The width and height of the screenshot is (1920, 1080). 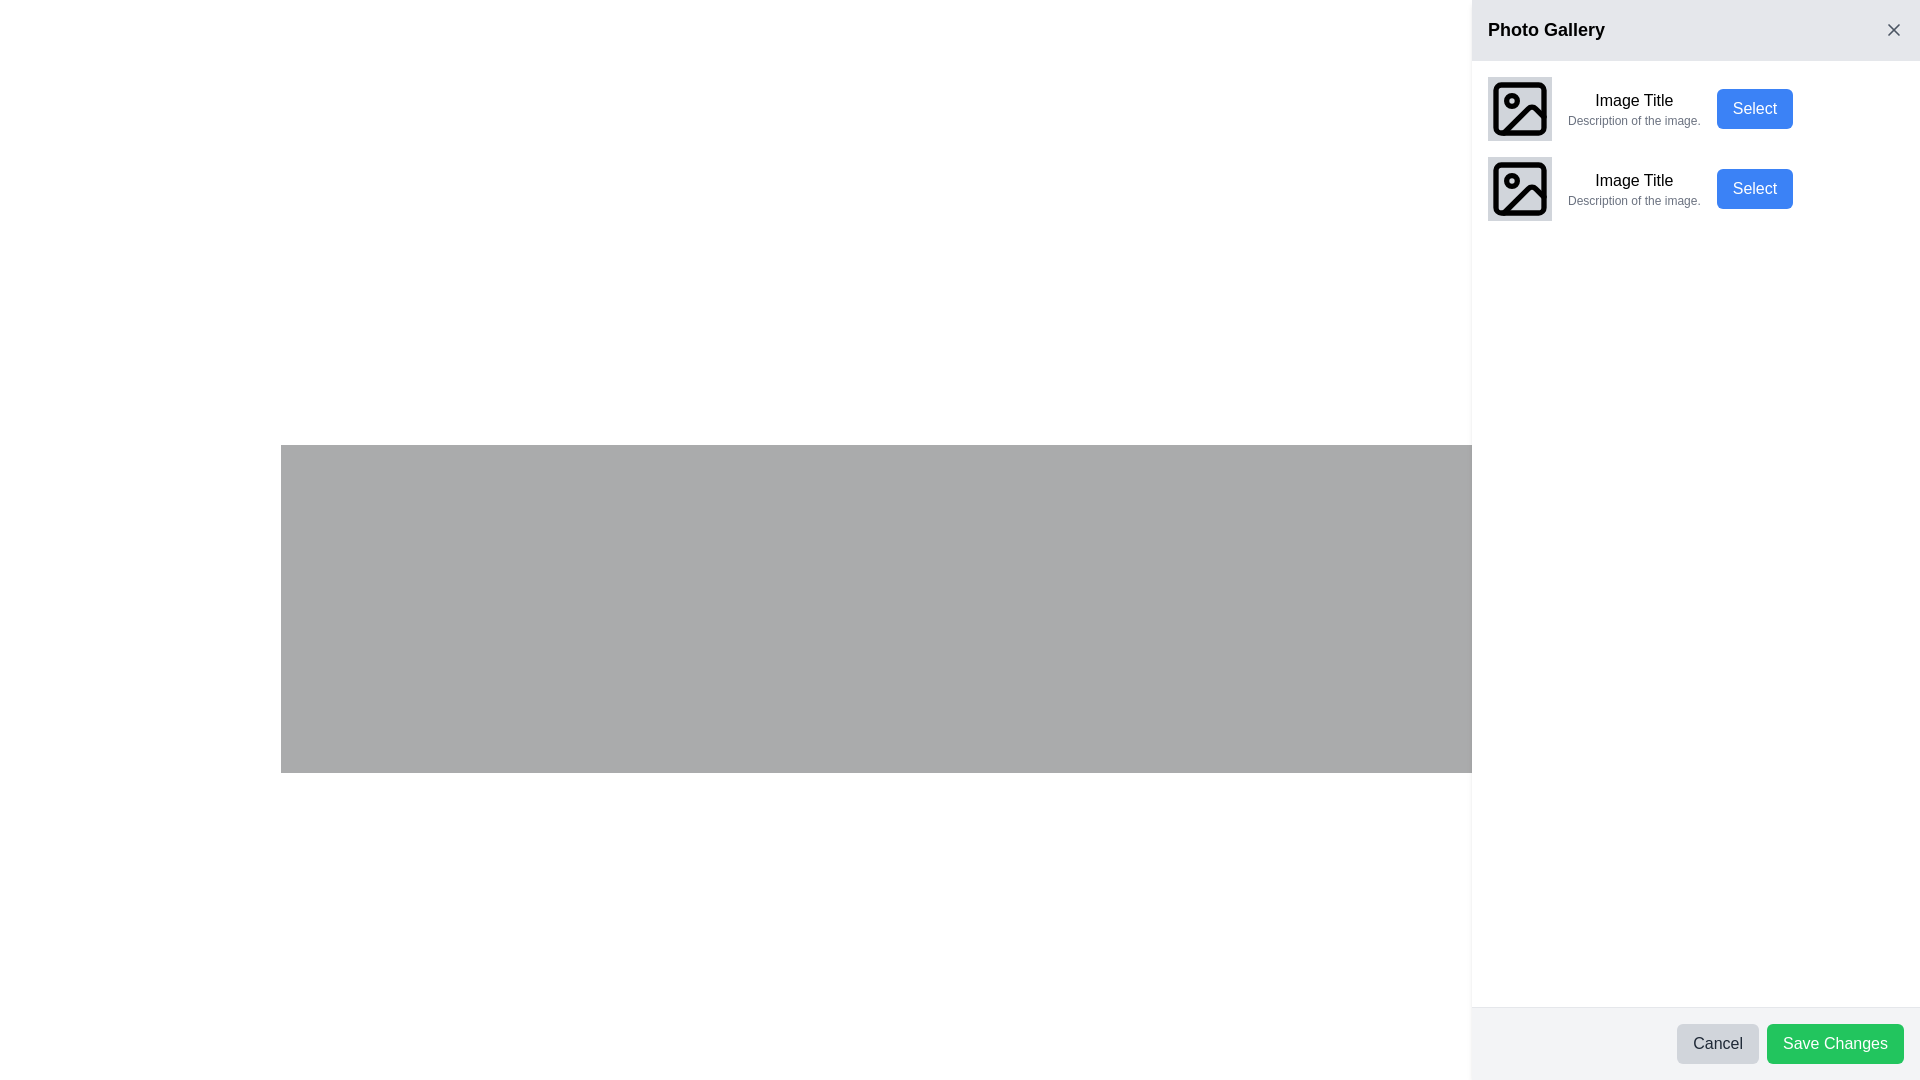 I want to click on text content of the small gray text label containing 'Description of the image.', located underneath the 'Image Title' text, so click(x=1634, y=120).